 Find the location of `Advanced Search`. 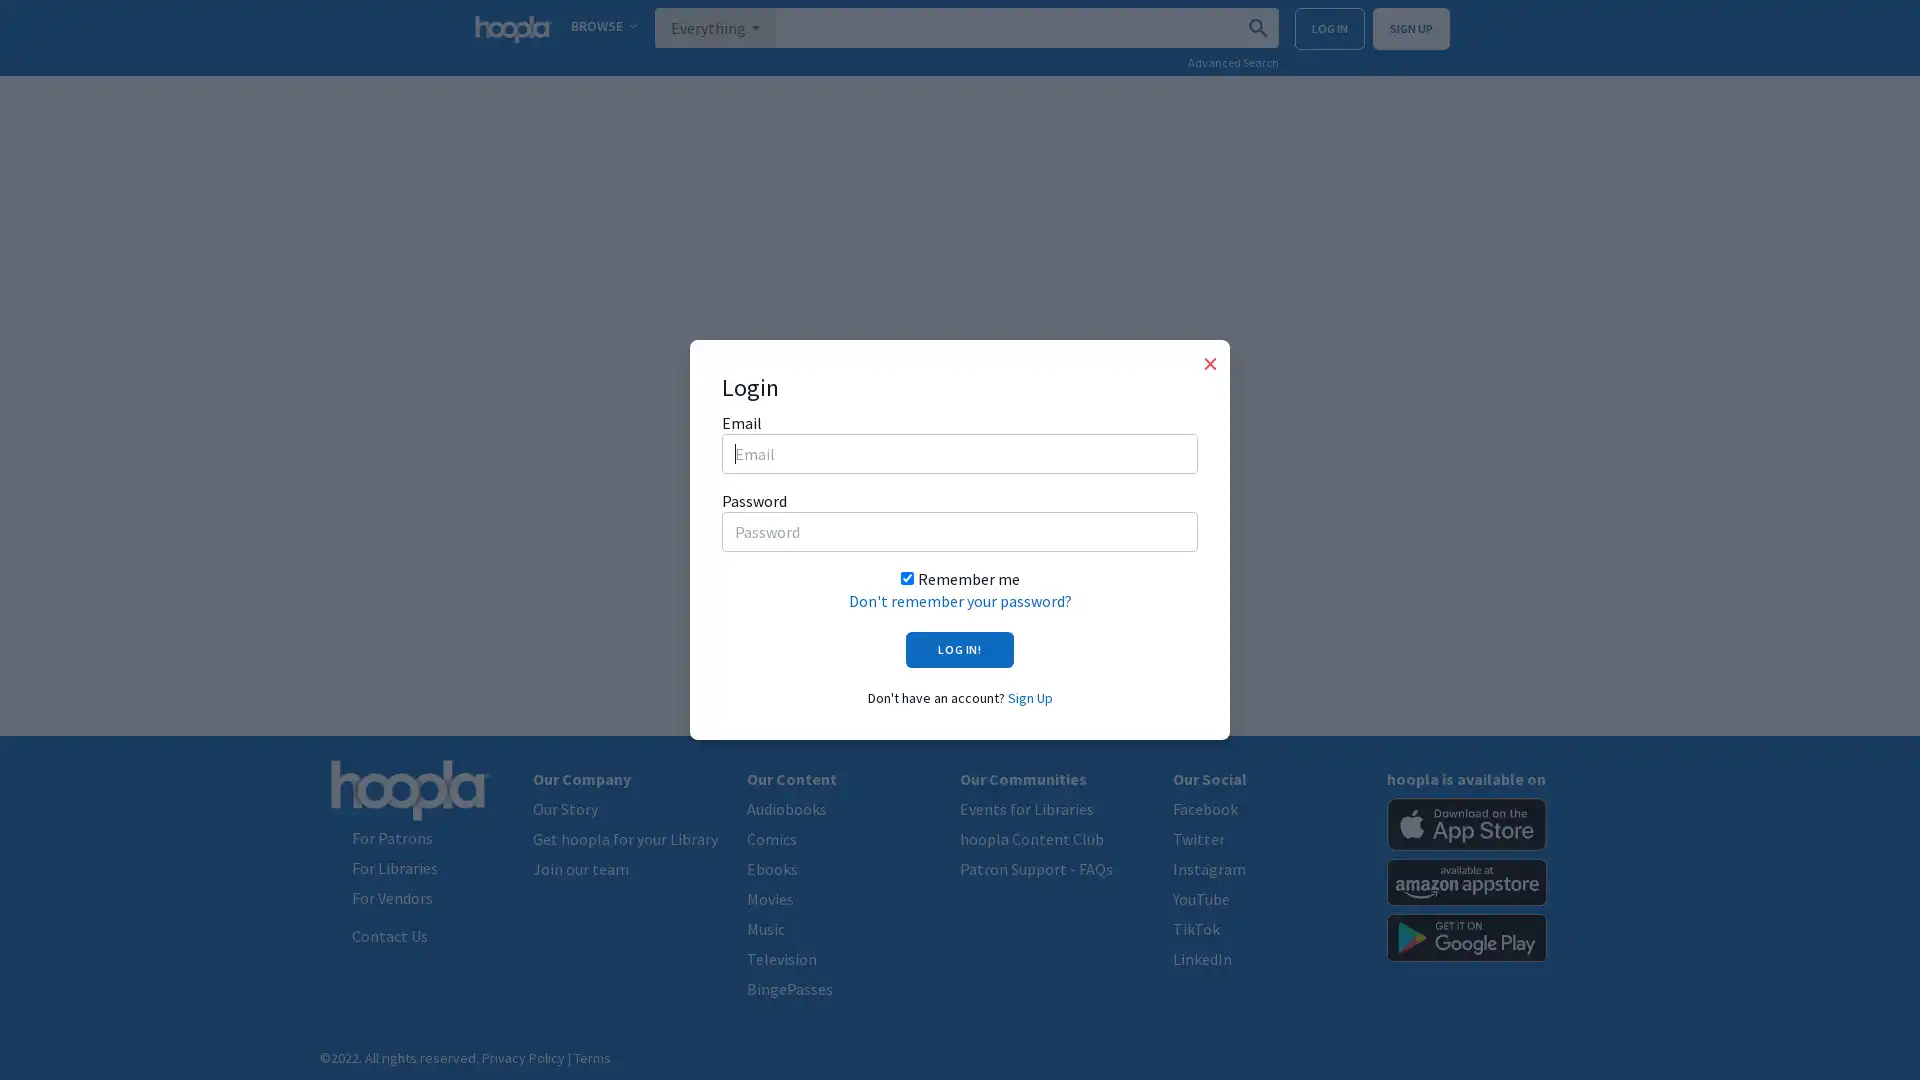

Advanced Search is located at coordinates (1232, 61).